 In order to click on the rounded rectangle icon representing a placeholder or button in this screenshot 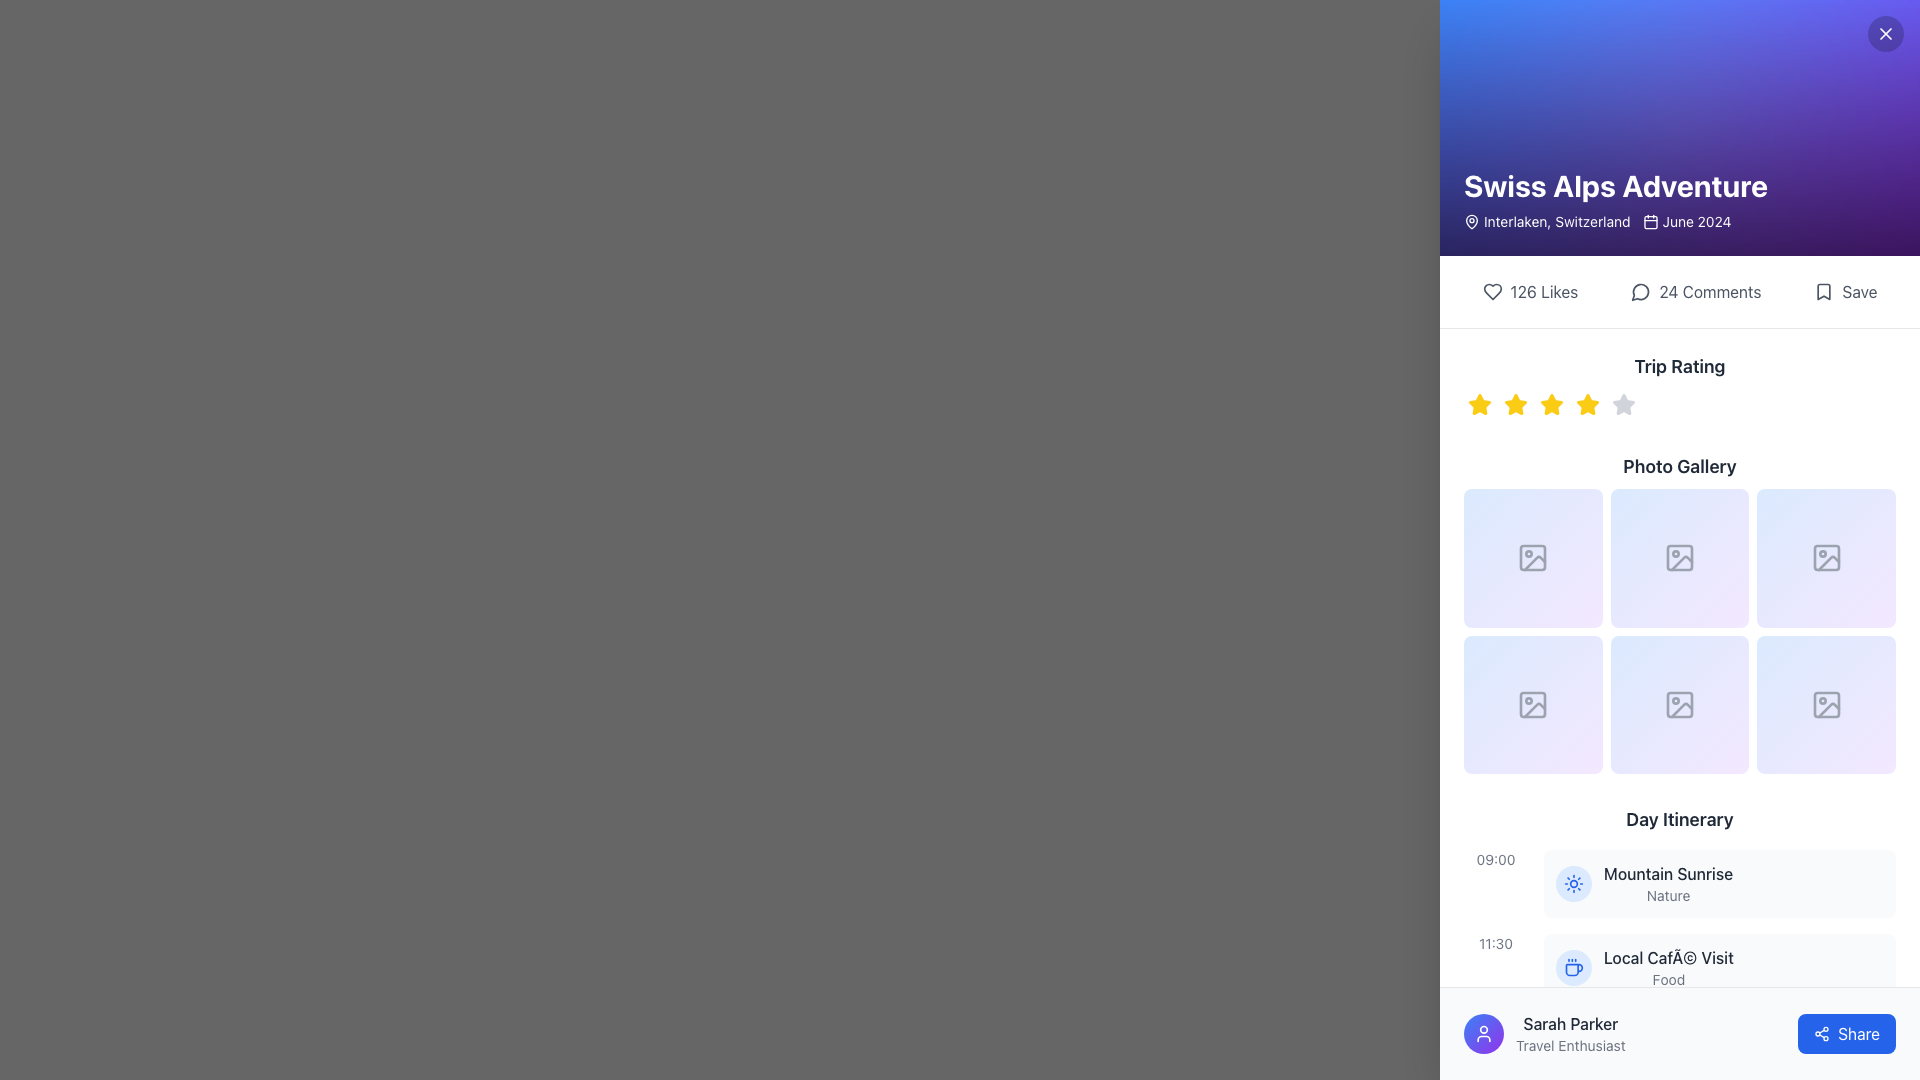, I will do `click(1826, 558)`.